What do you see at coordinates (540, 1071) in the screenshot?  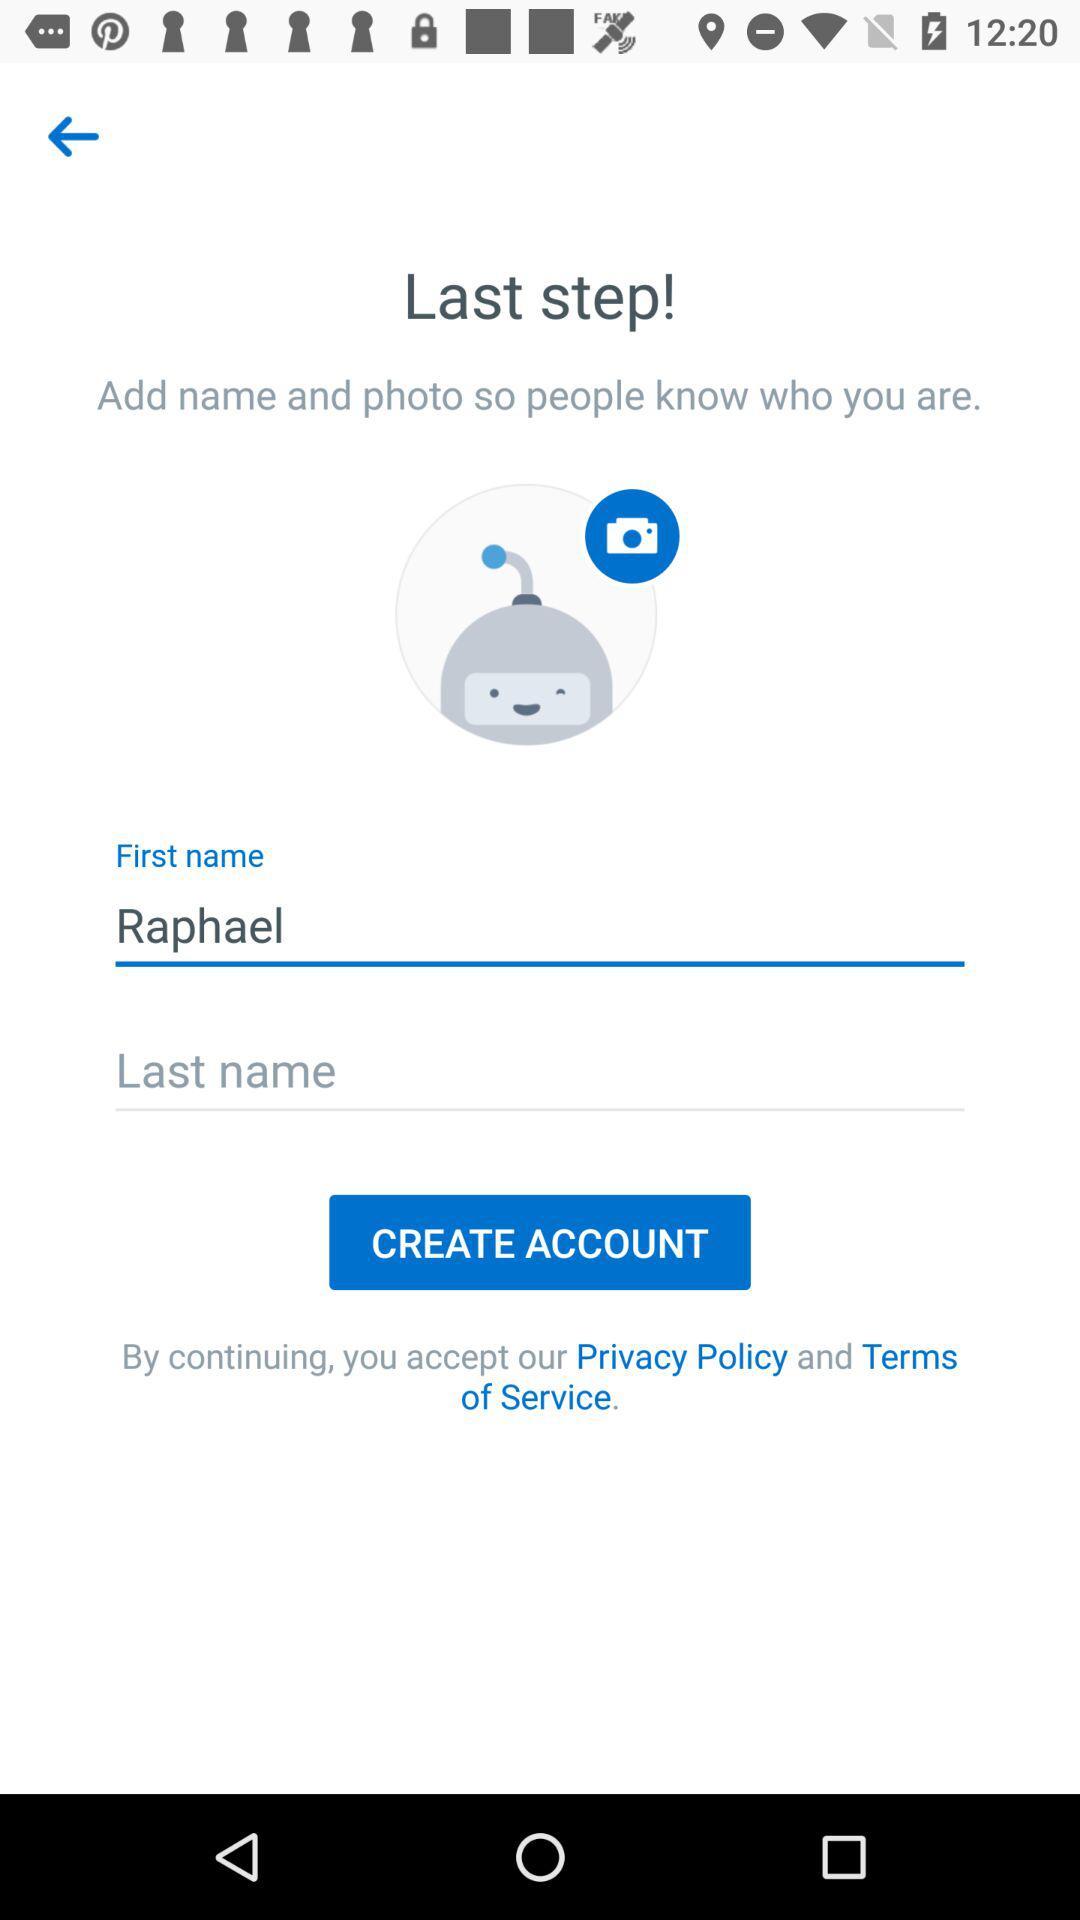 I see `the icon above create account item` at bounding box center [540, 1071].